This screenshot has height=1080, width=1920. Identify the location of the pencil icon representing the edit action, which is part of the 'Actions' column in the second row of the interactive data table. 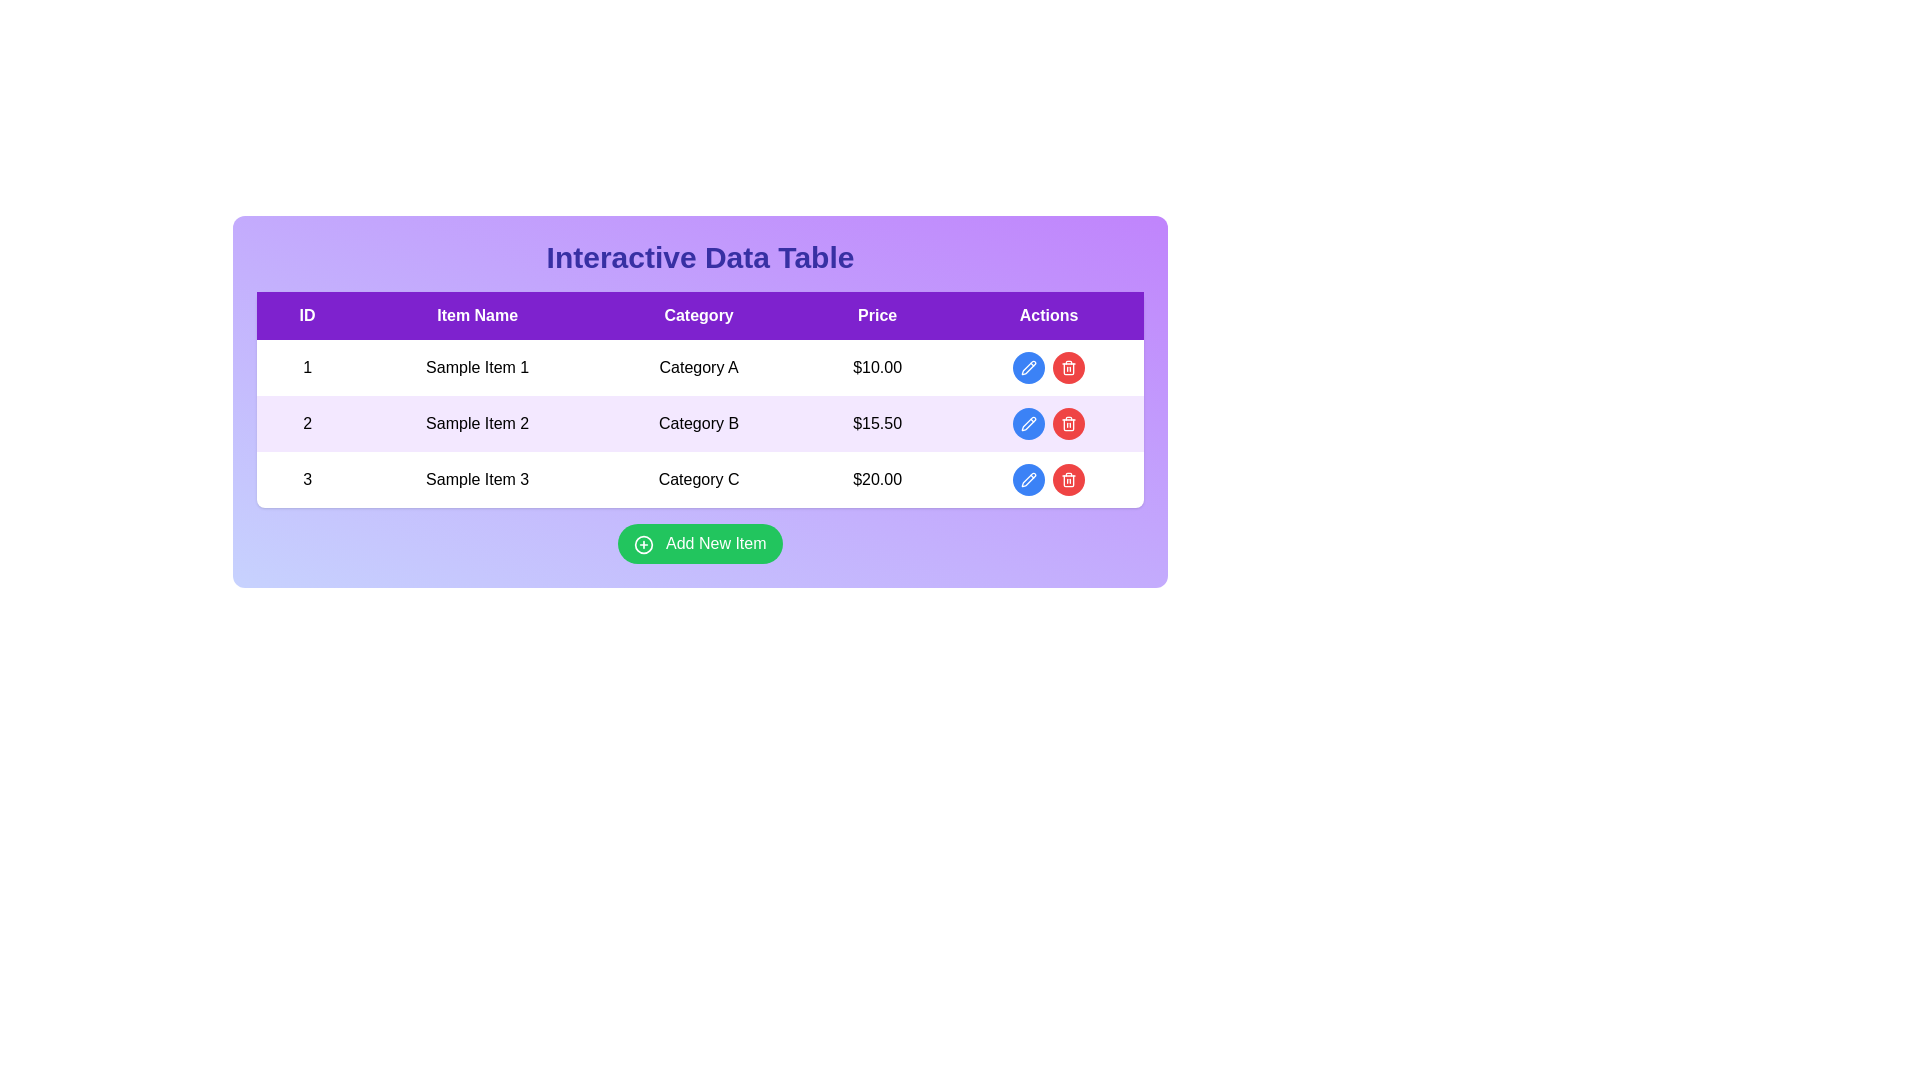
(1029, 423).